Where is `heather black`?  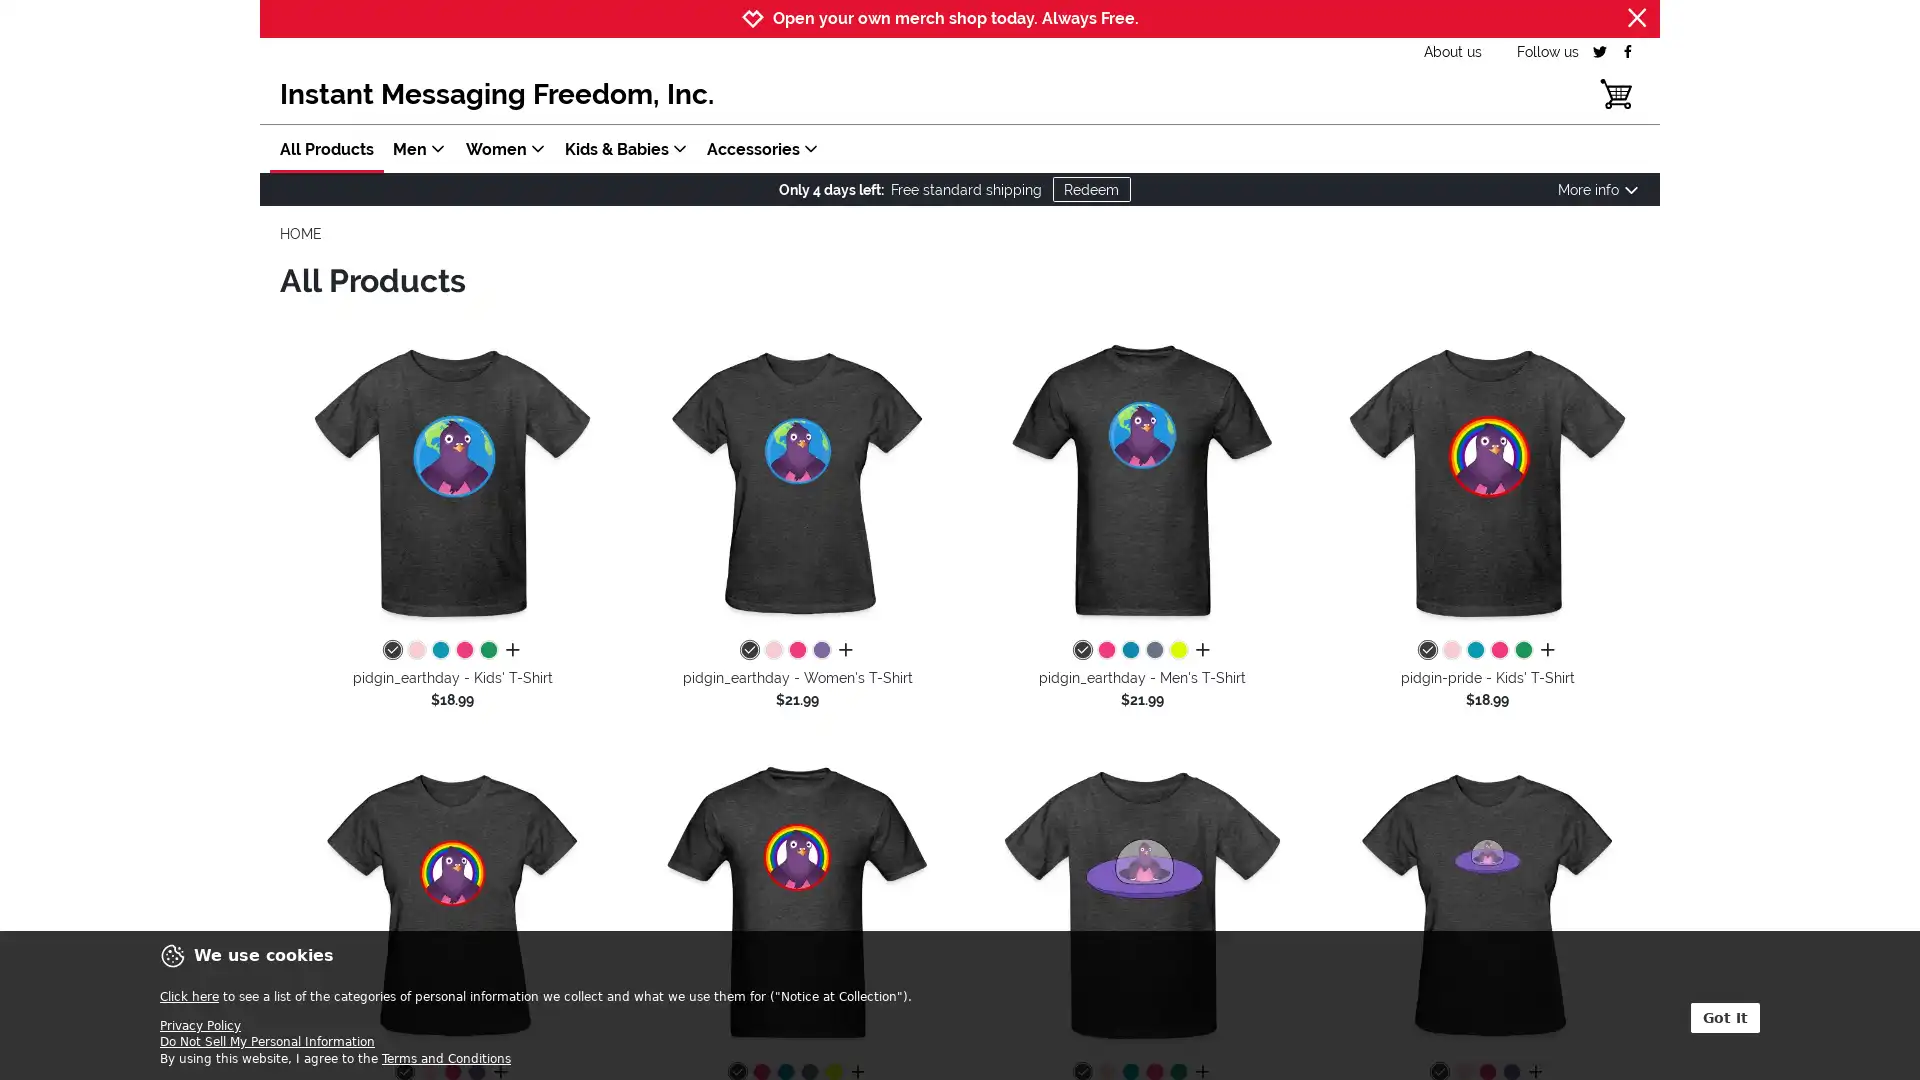
heather black is located at coordinates (392, 651).